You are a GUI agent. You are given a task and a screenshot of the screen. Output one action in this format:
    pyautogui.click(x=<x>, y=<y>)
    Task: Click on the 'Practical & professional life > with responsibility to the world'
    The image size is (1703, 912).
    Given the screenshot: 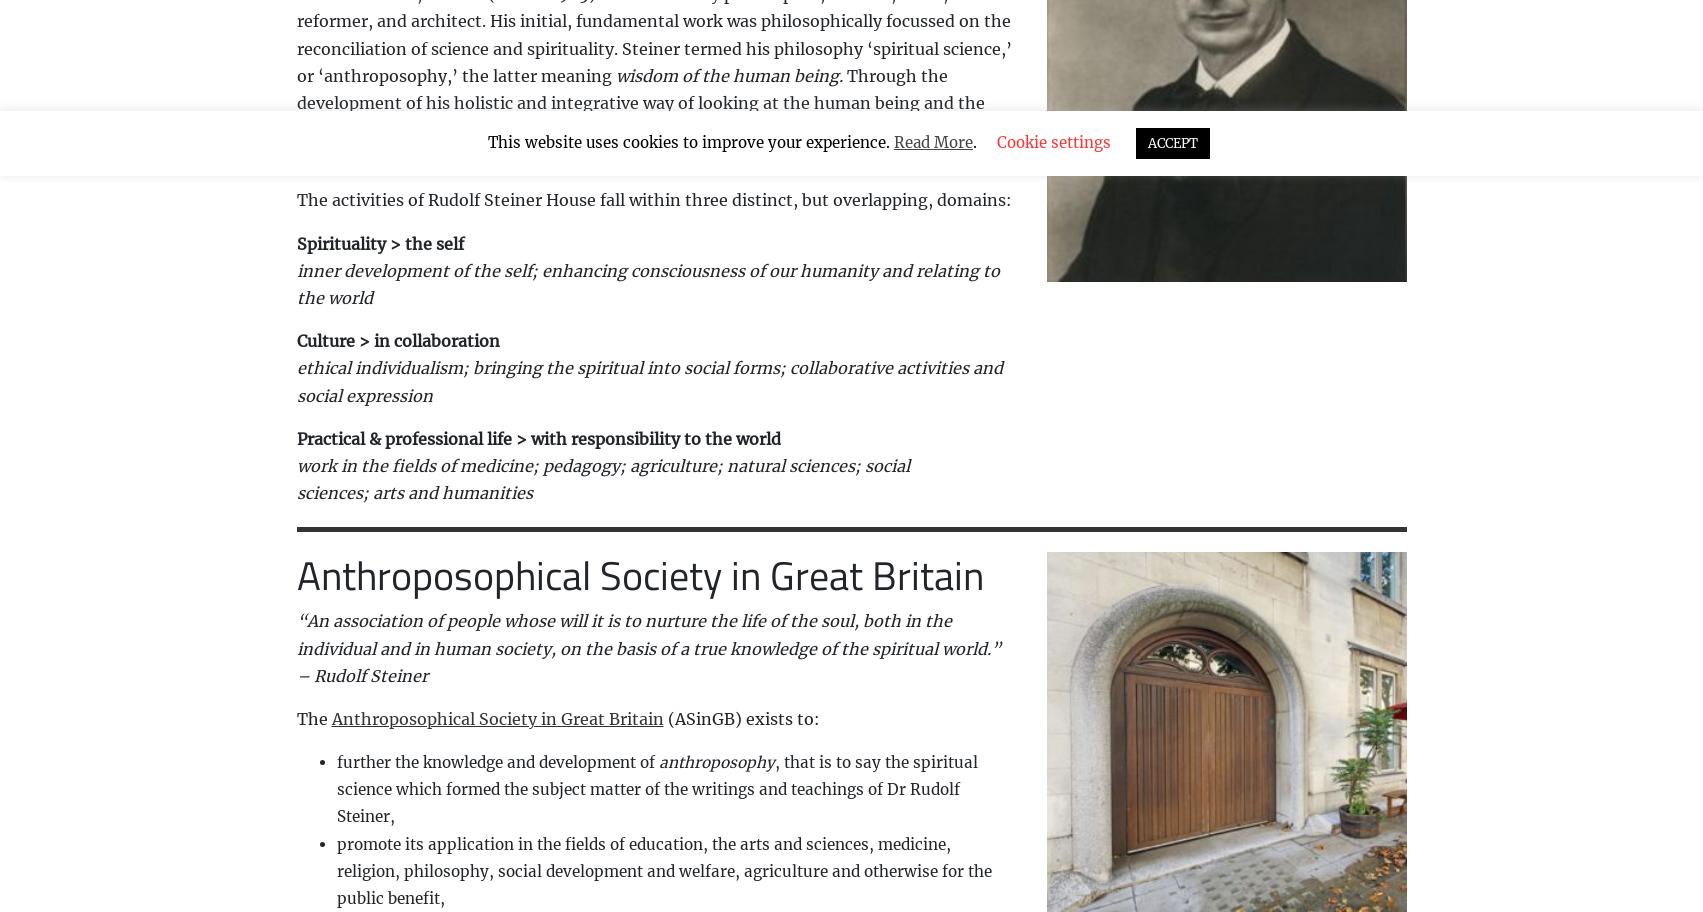 What is the action you would take?
    pyautogui.click(x=536, y=437)
    